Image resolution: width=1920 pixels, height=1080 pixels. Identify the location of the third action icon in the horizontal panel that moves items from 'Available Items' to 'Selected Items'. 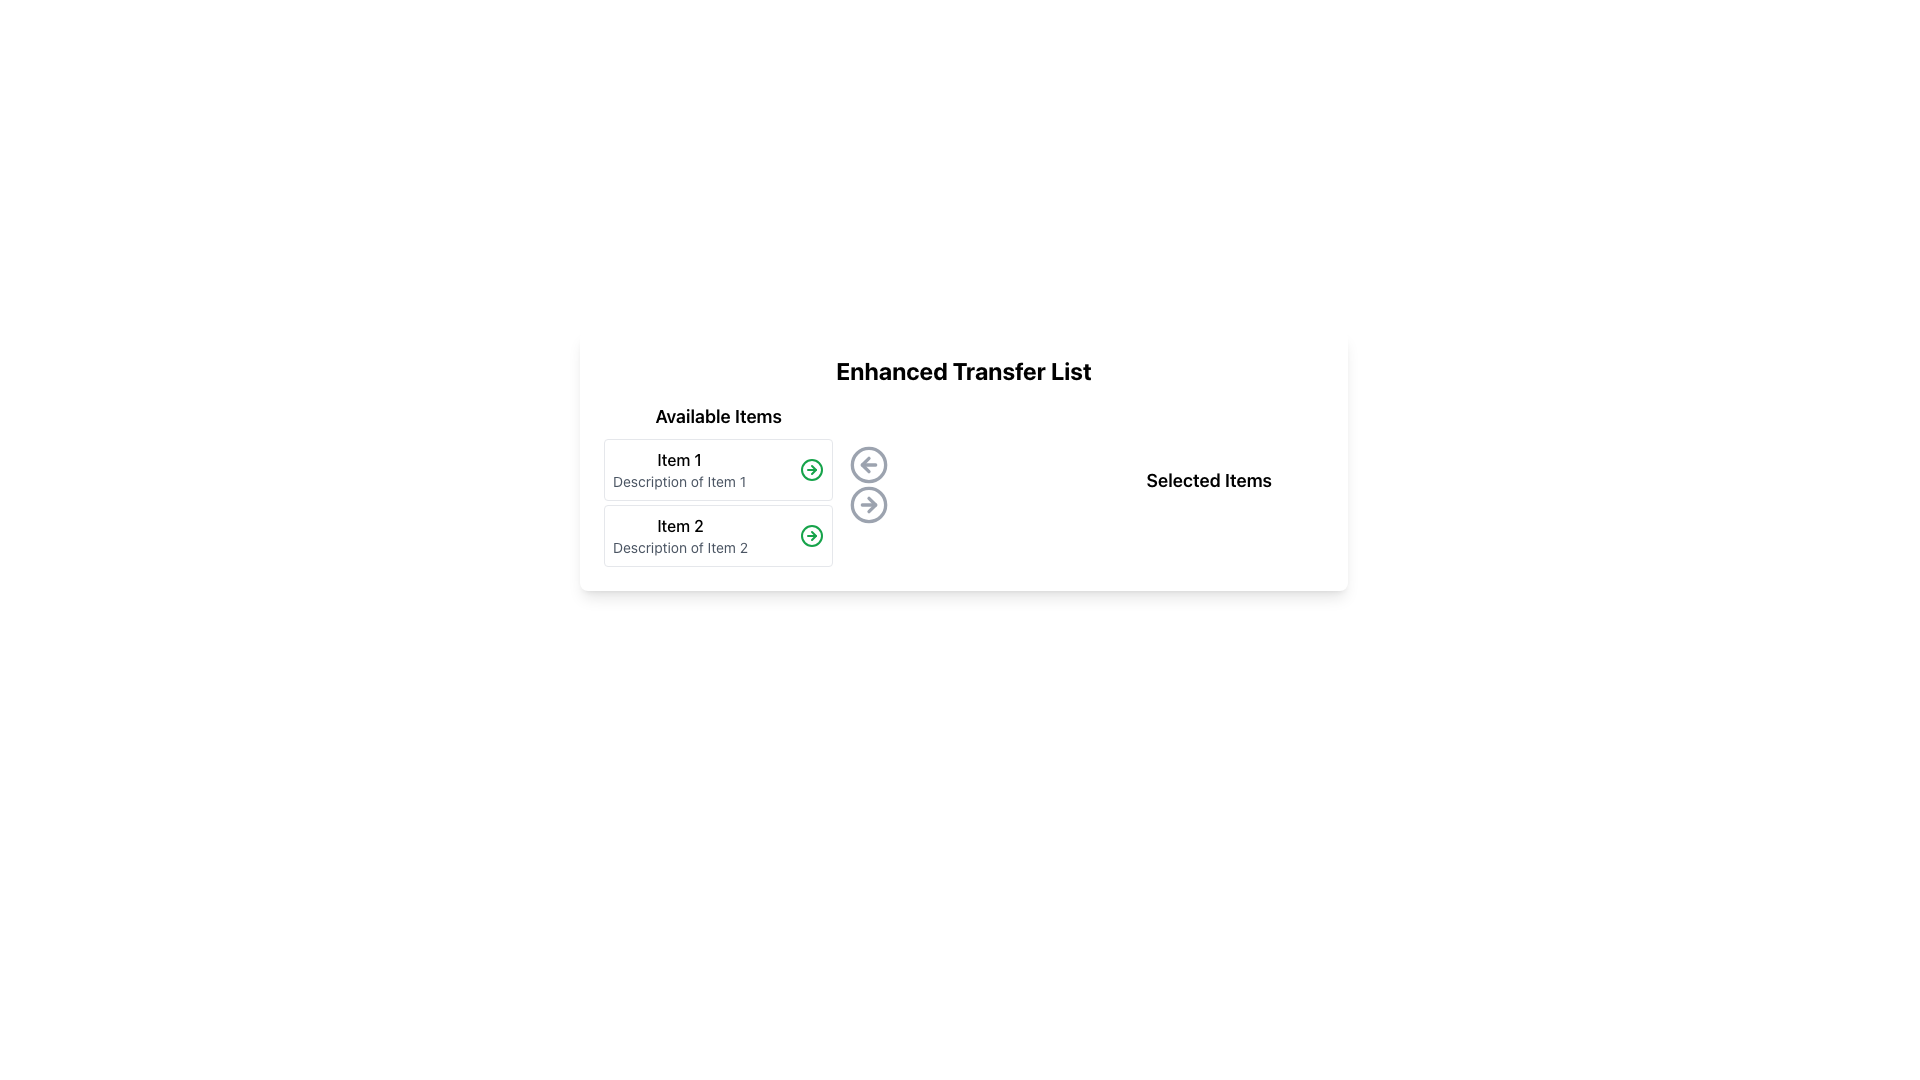
(872, 504).